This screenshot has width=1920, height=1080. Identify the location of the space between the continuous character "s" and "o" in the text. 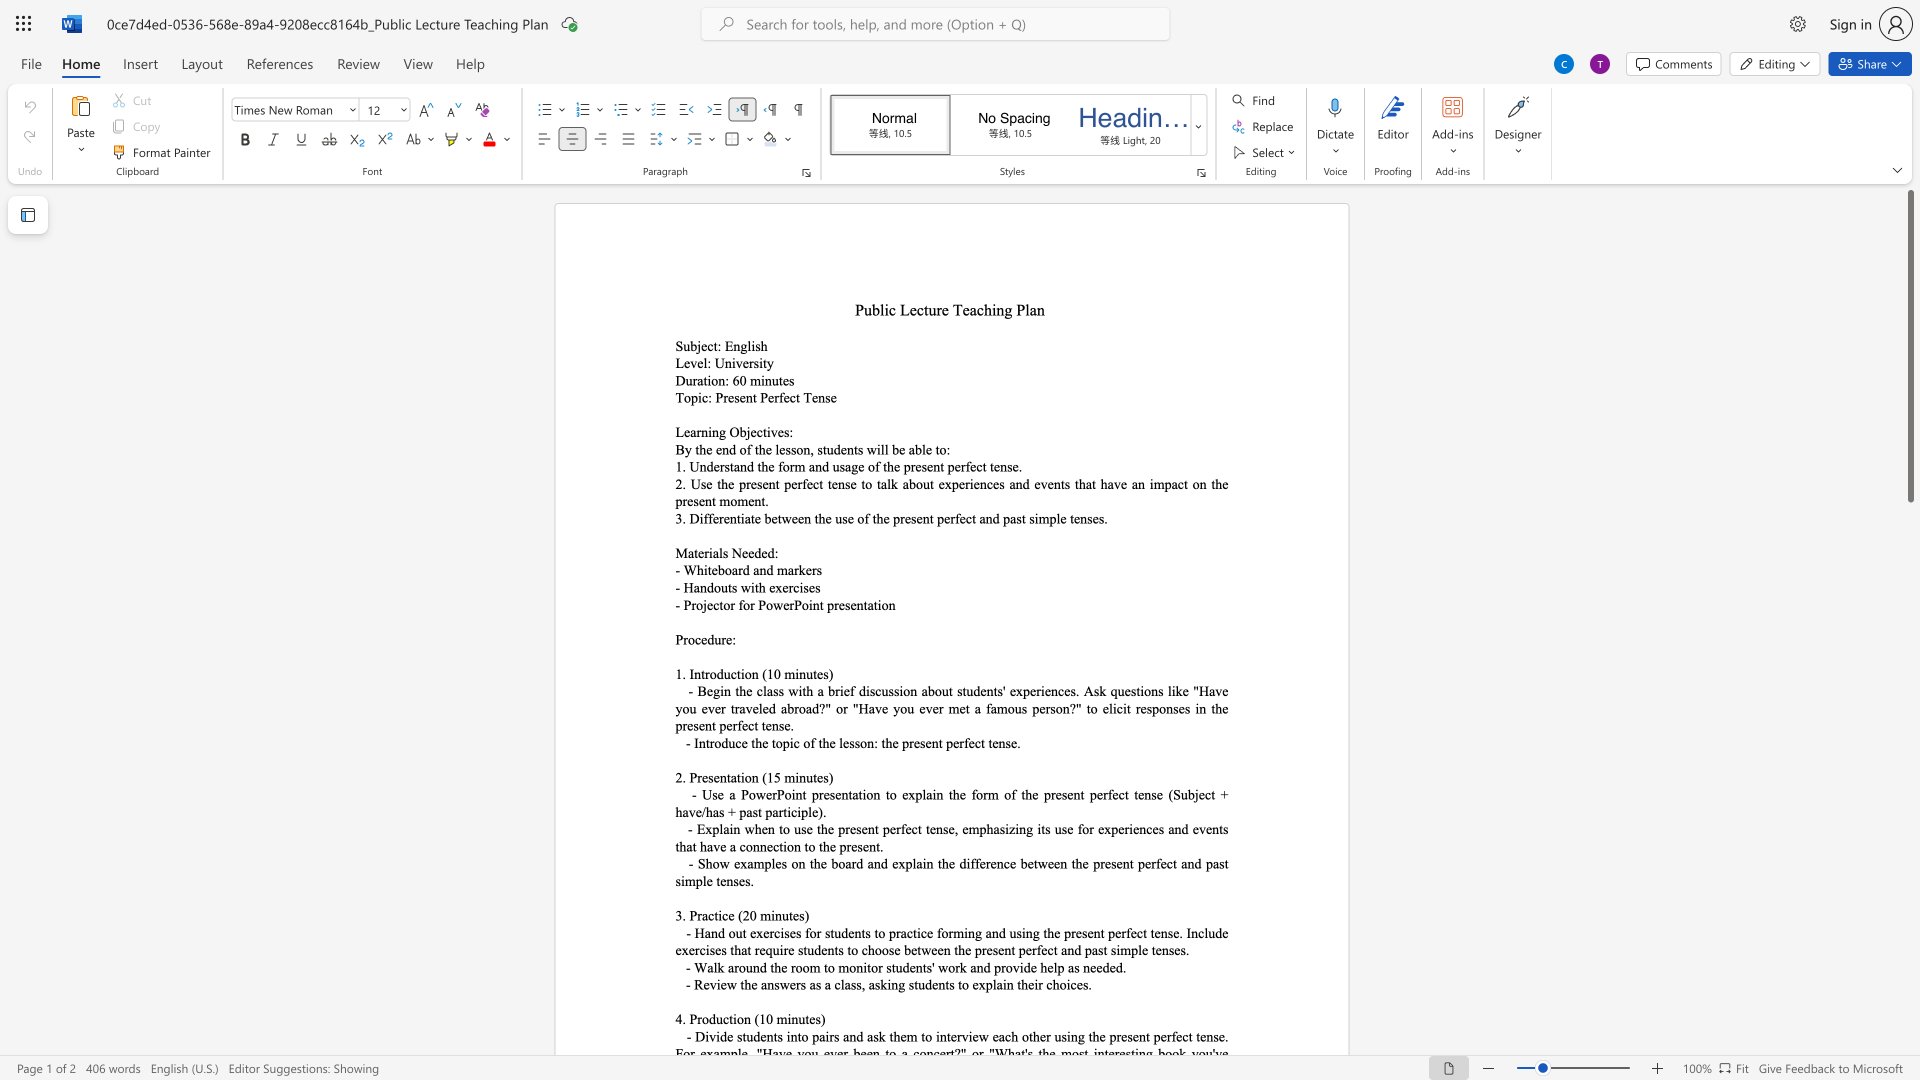
(795, 448).